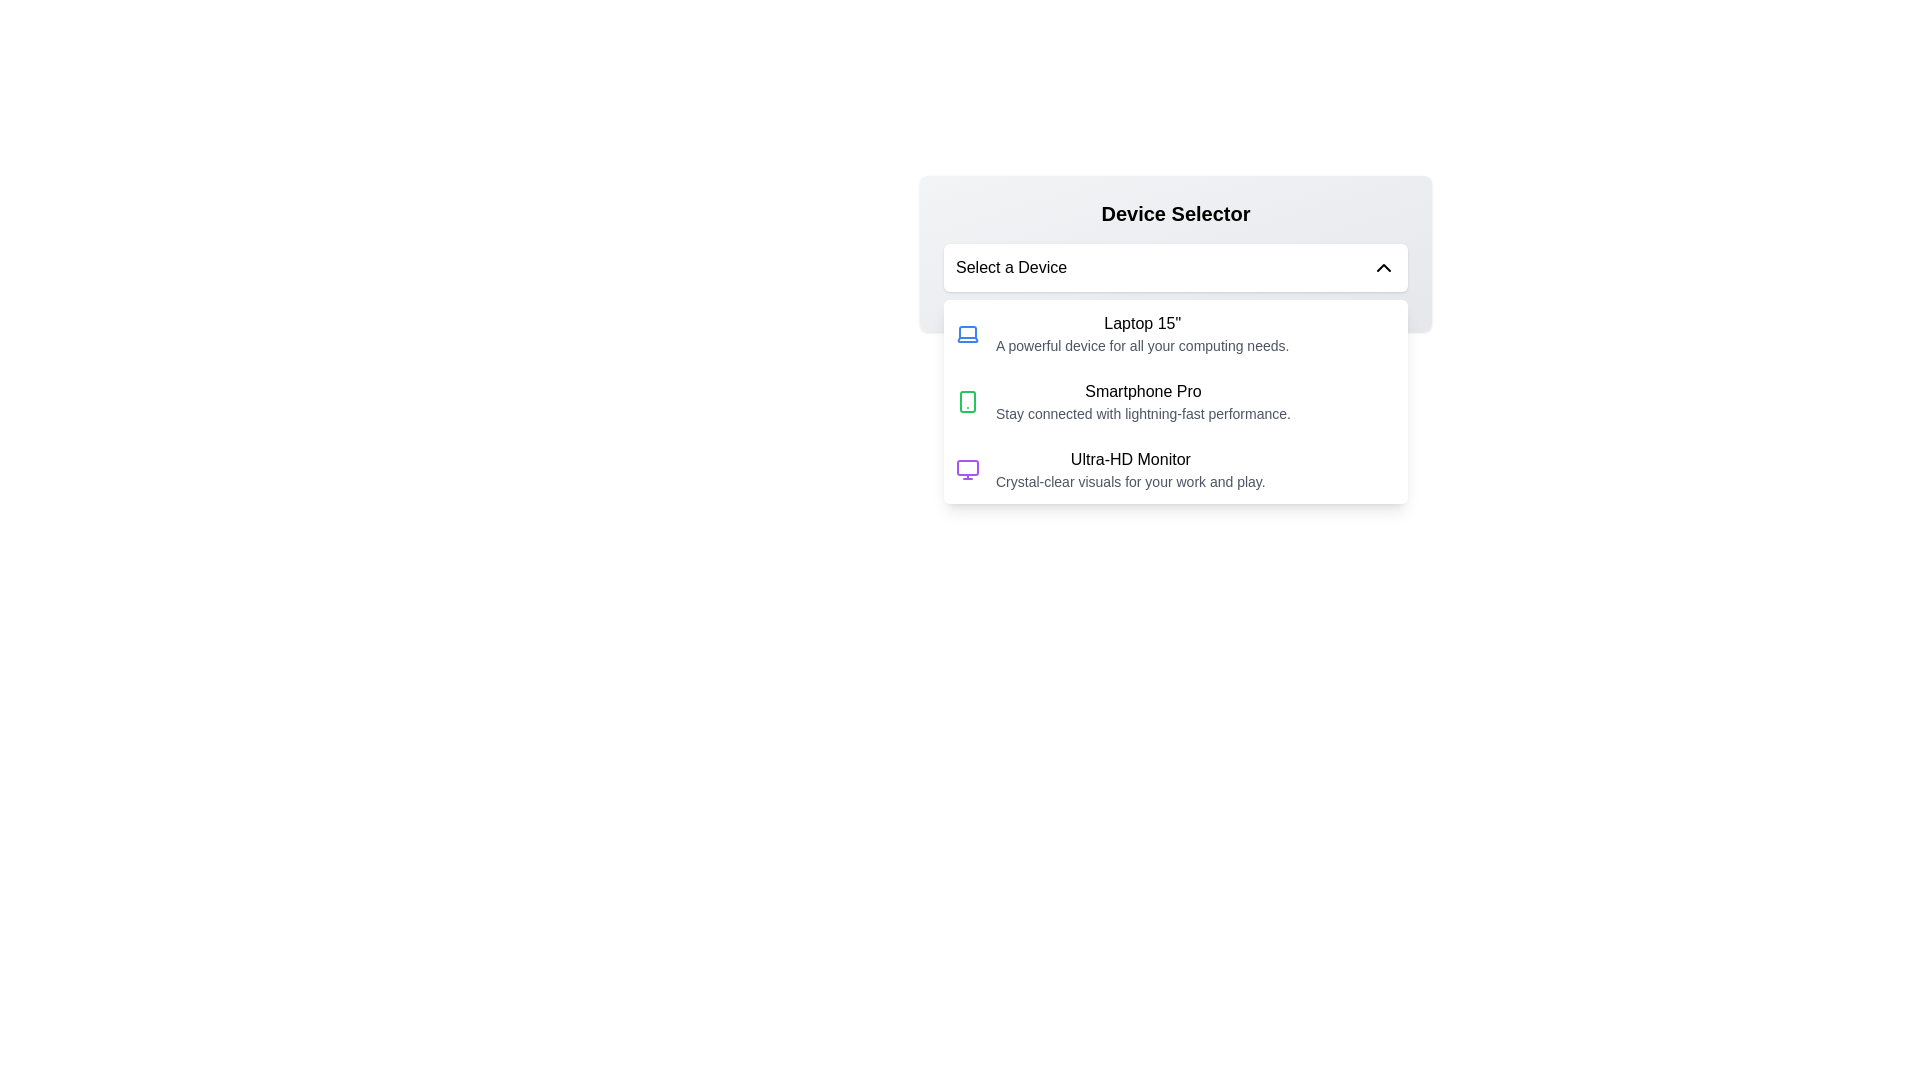 The height and width of the screenshot is (1080, 1920). Describe the element at coordinates (1176, 401) in the screenshot. I see `to select the second item in the dropdown menu, which features a green smartphone icon and the title 'Smartphone Pro'` at that location.